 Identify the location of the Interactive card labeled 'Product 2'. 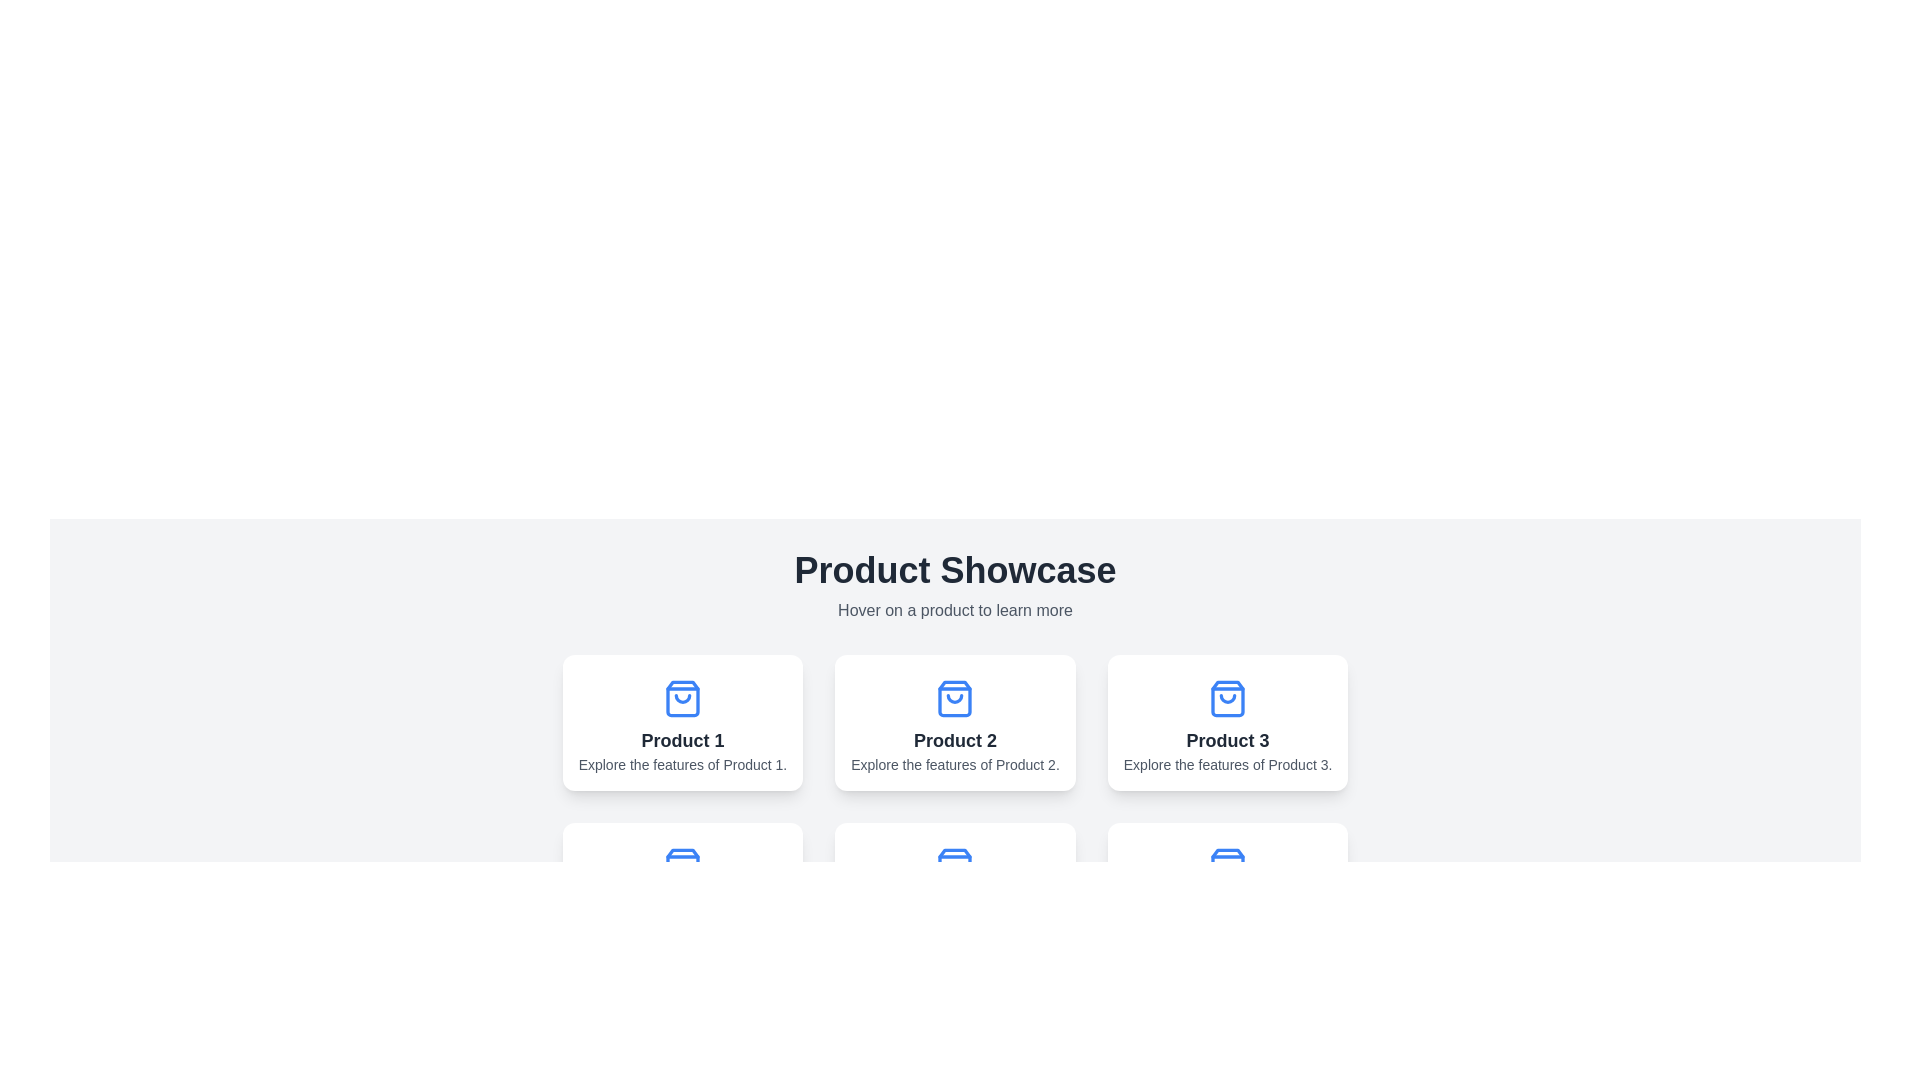
(954, 722).